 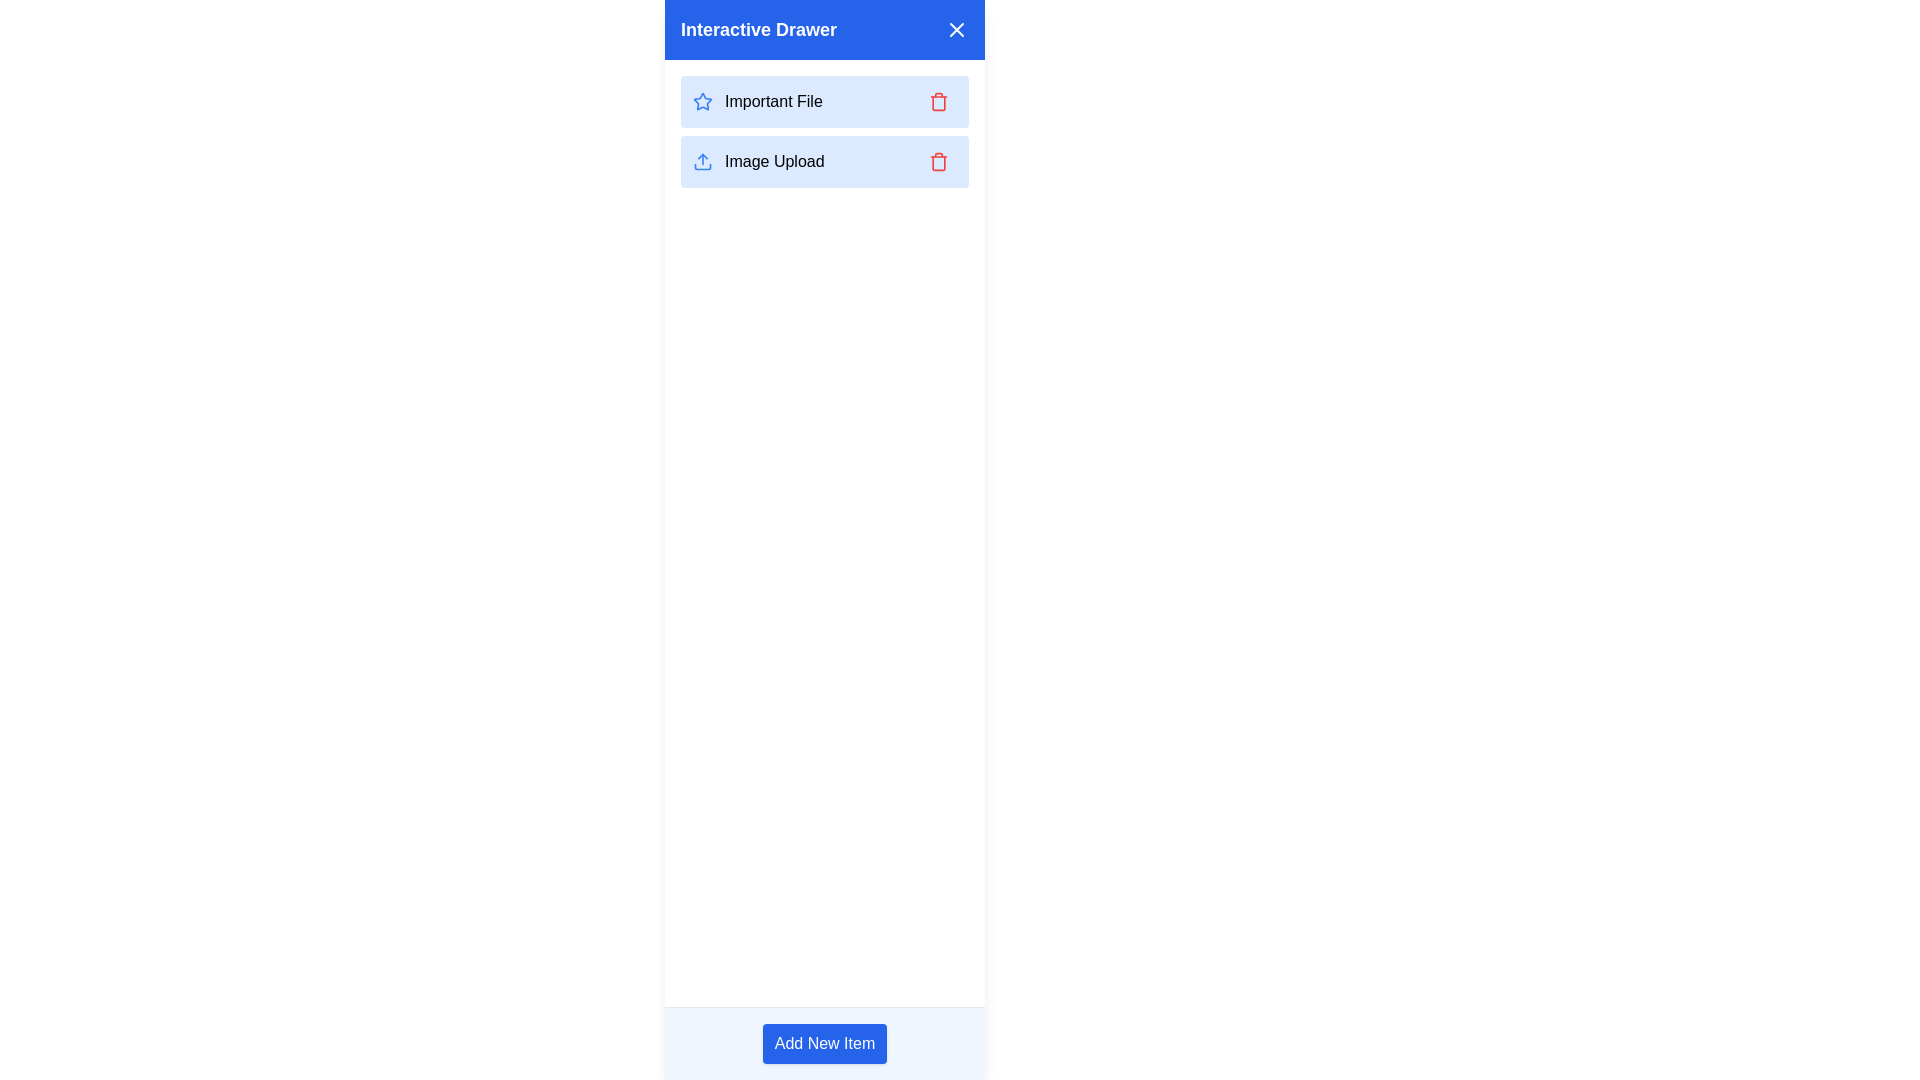 What do you see at coordinates (772, 101) in the screenshot?
I see `the text label indicating an important file in the sidebar titled 'Interactive Drawer', which is positioned centrally in the first row next to a blue star icon` at bounding box center [772, 101].